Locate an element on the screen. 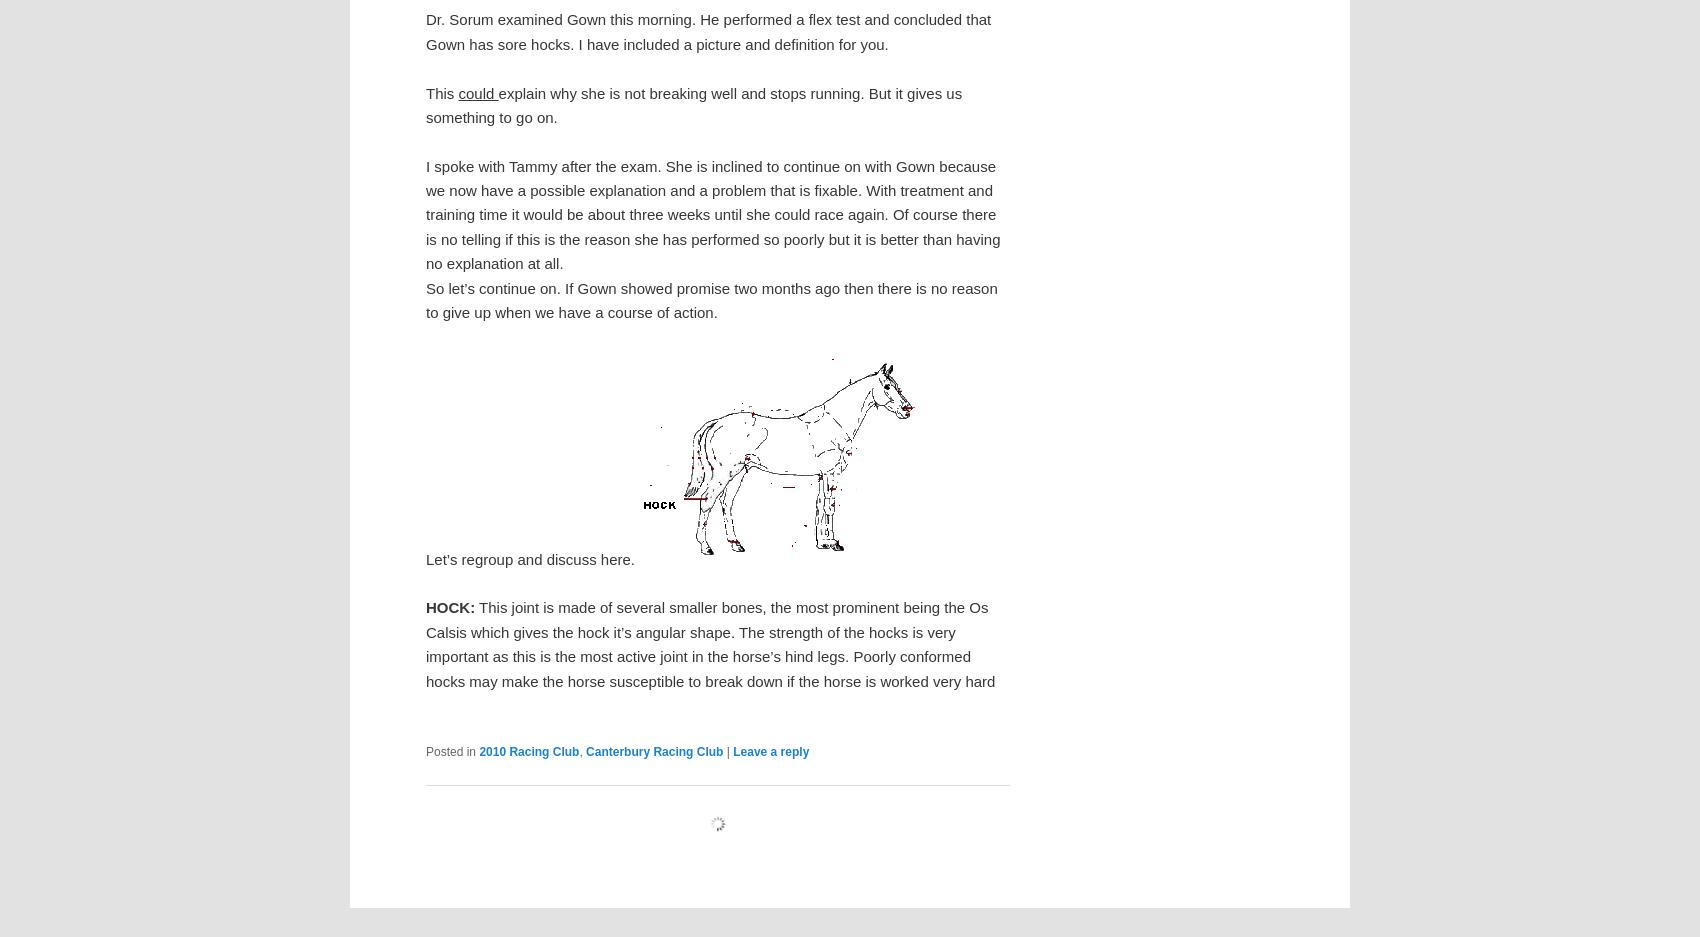 Image resolution: width=1700 pixels, height=937 pixels. 'Dr. Sorum examined Gown this morning. He performed a flex test and concluded that Gown has sore hocks. I have included a picture and definition for you.' is located at coordinates (708, 30).